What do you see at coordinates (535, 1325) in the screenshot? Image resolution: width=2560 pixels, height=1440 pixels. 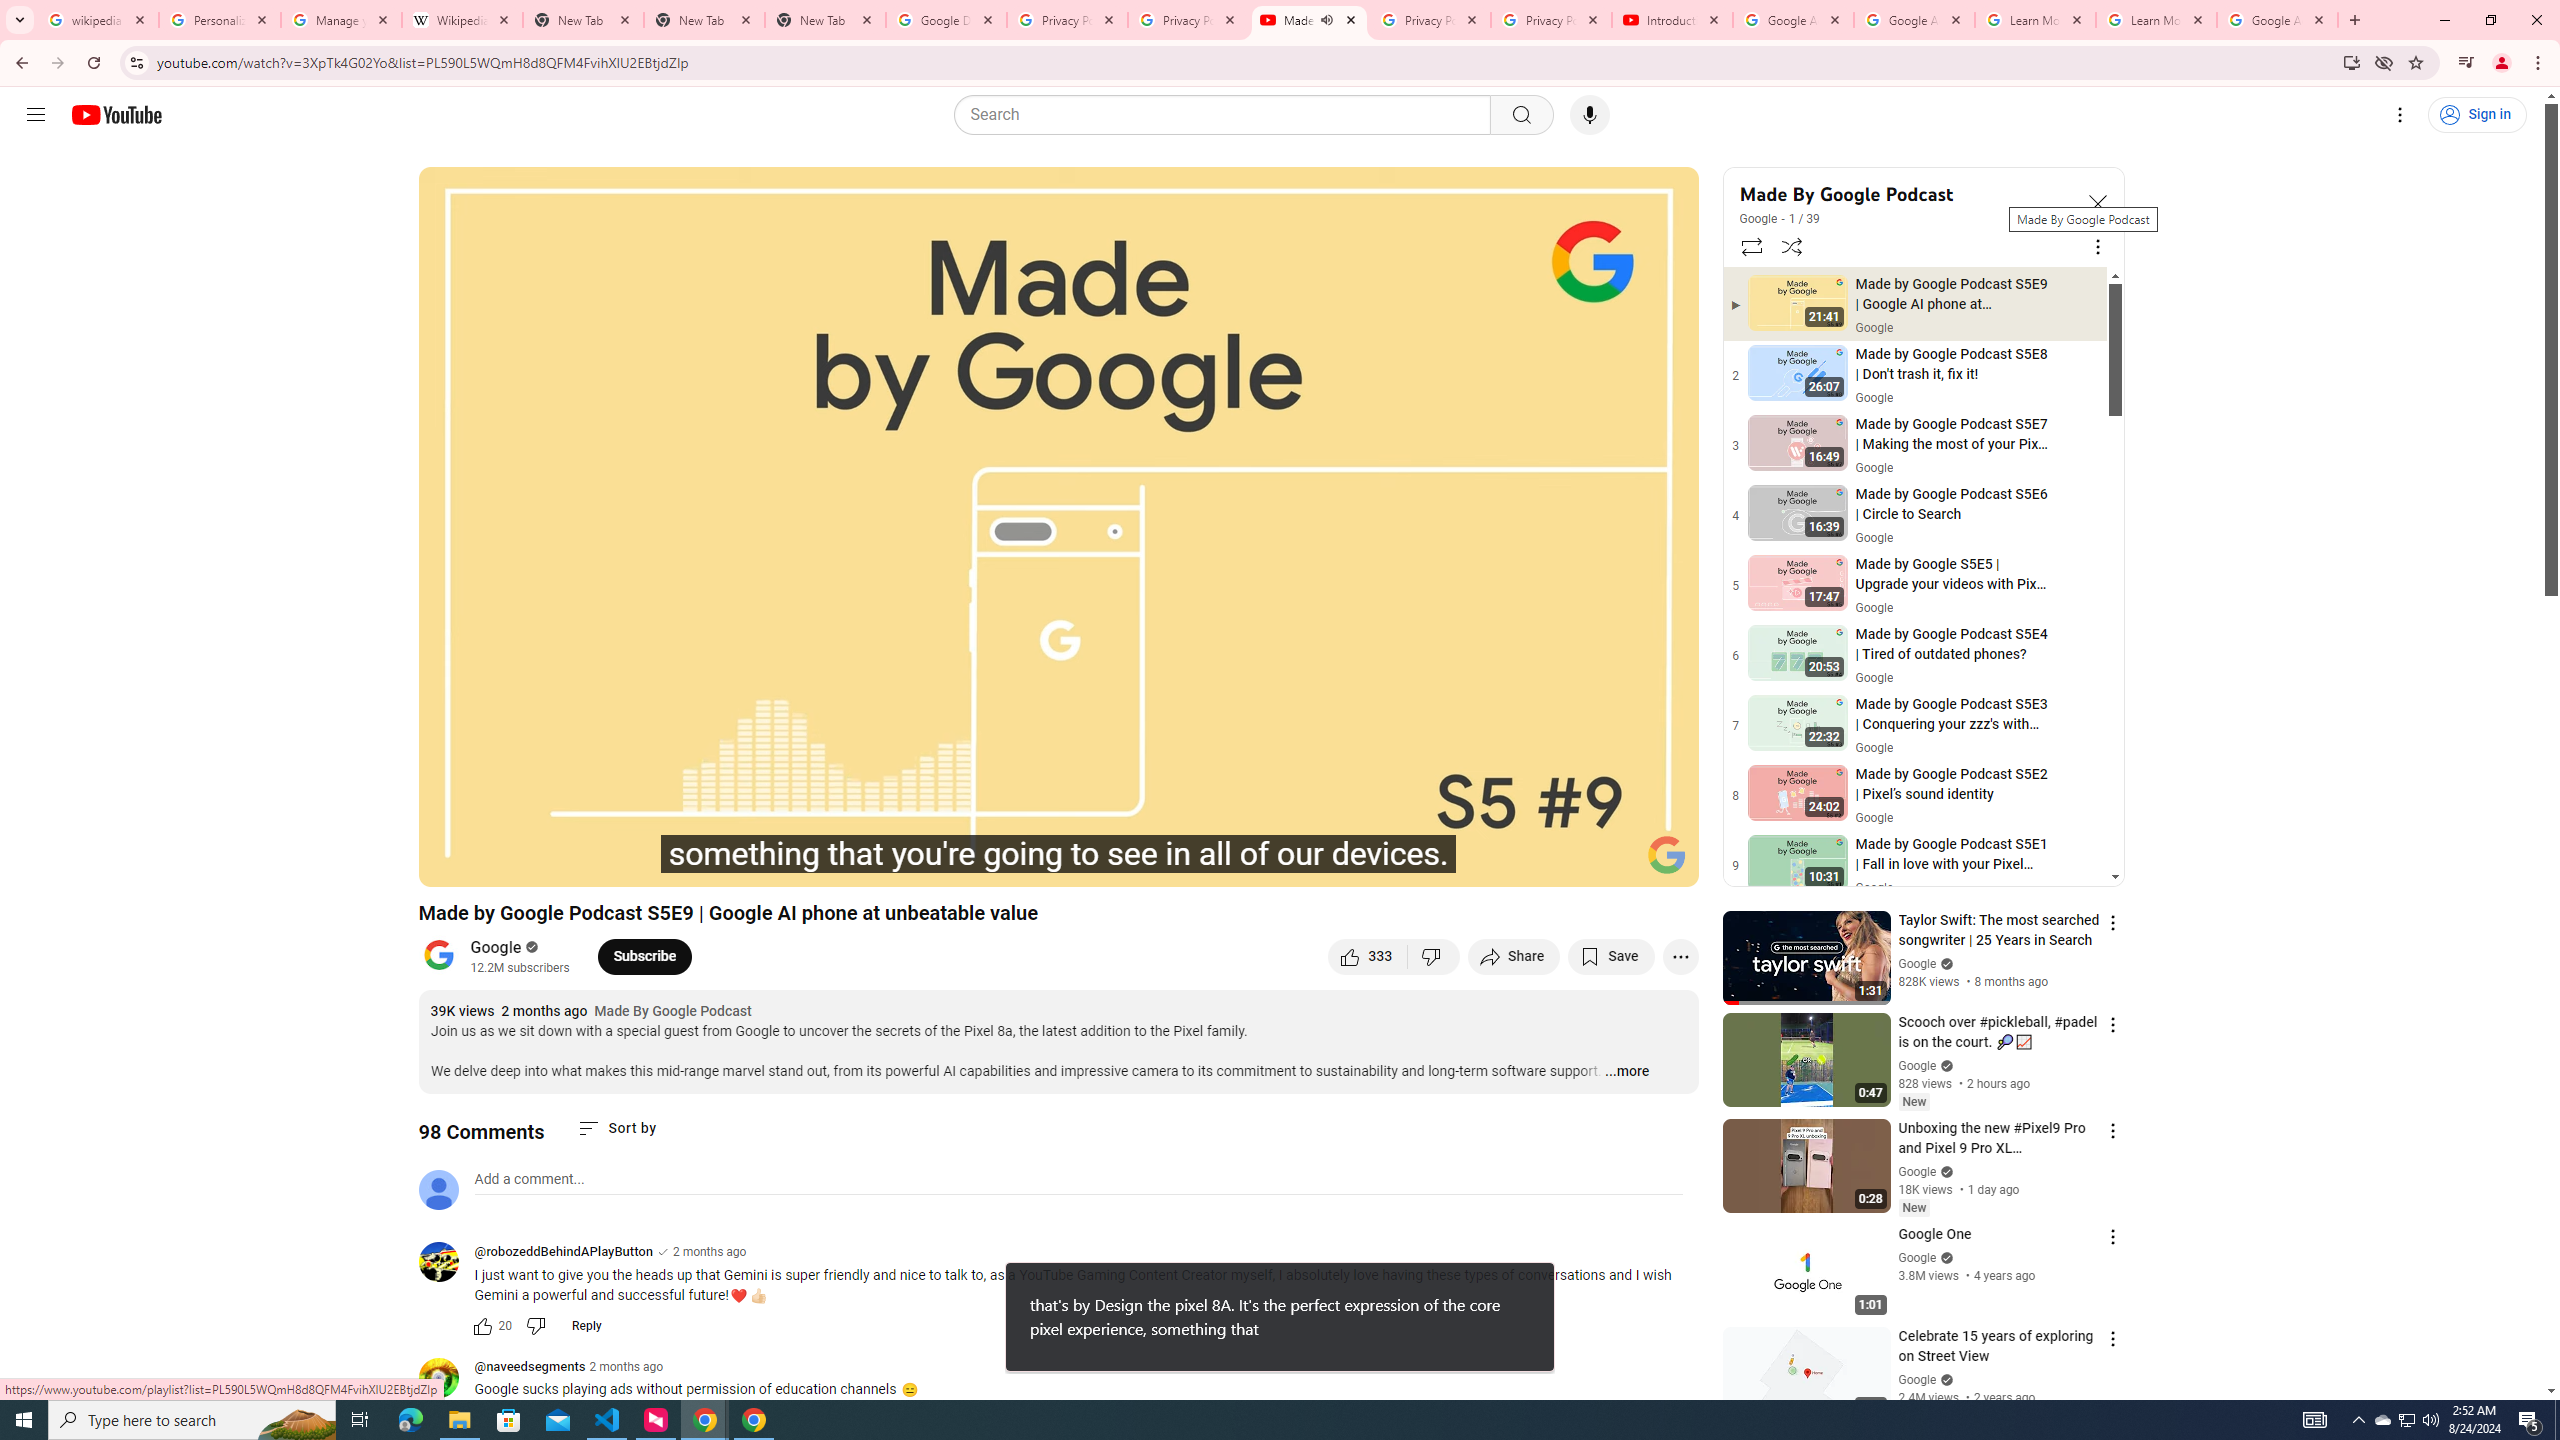 I see `'Dislike this comment'` at bounding box center [535, 1325].